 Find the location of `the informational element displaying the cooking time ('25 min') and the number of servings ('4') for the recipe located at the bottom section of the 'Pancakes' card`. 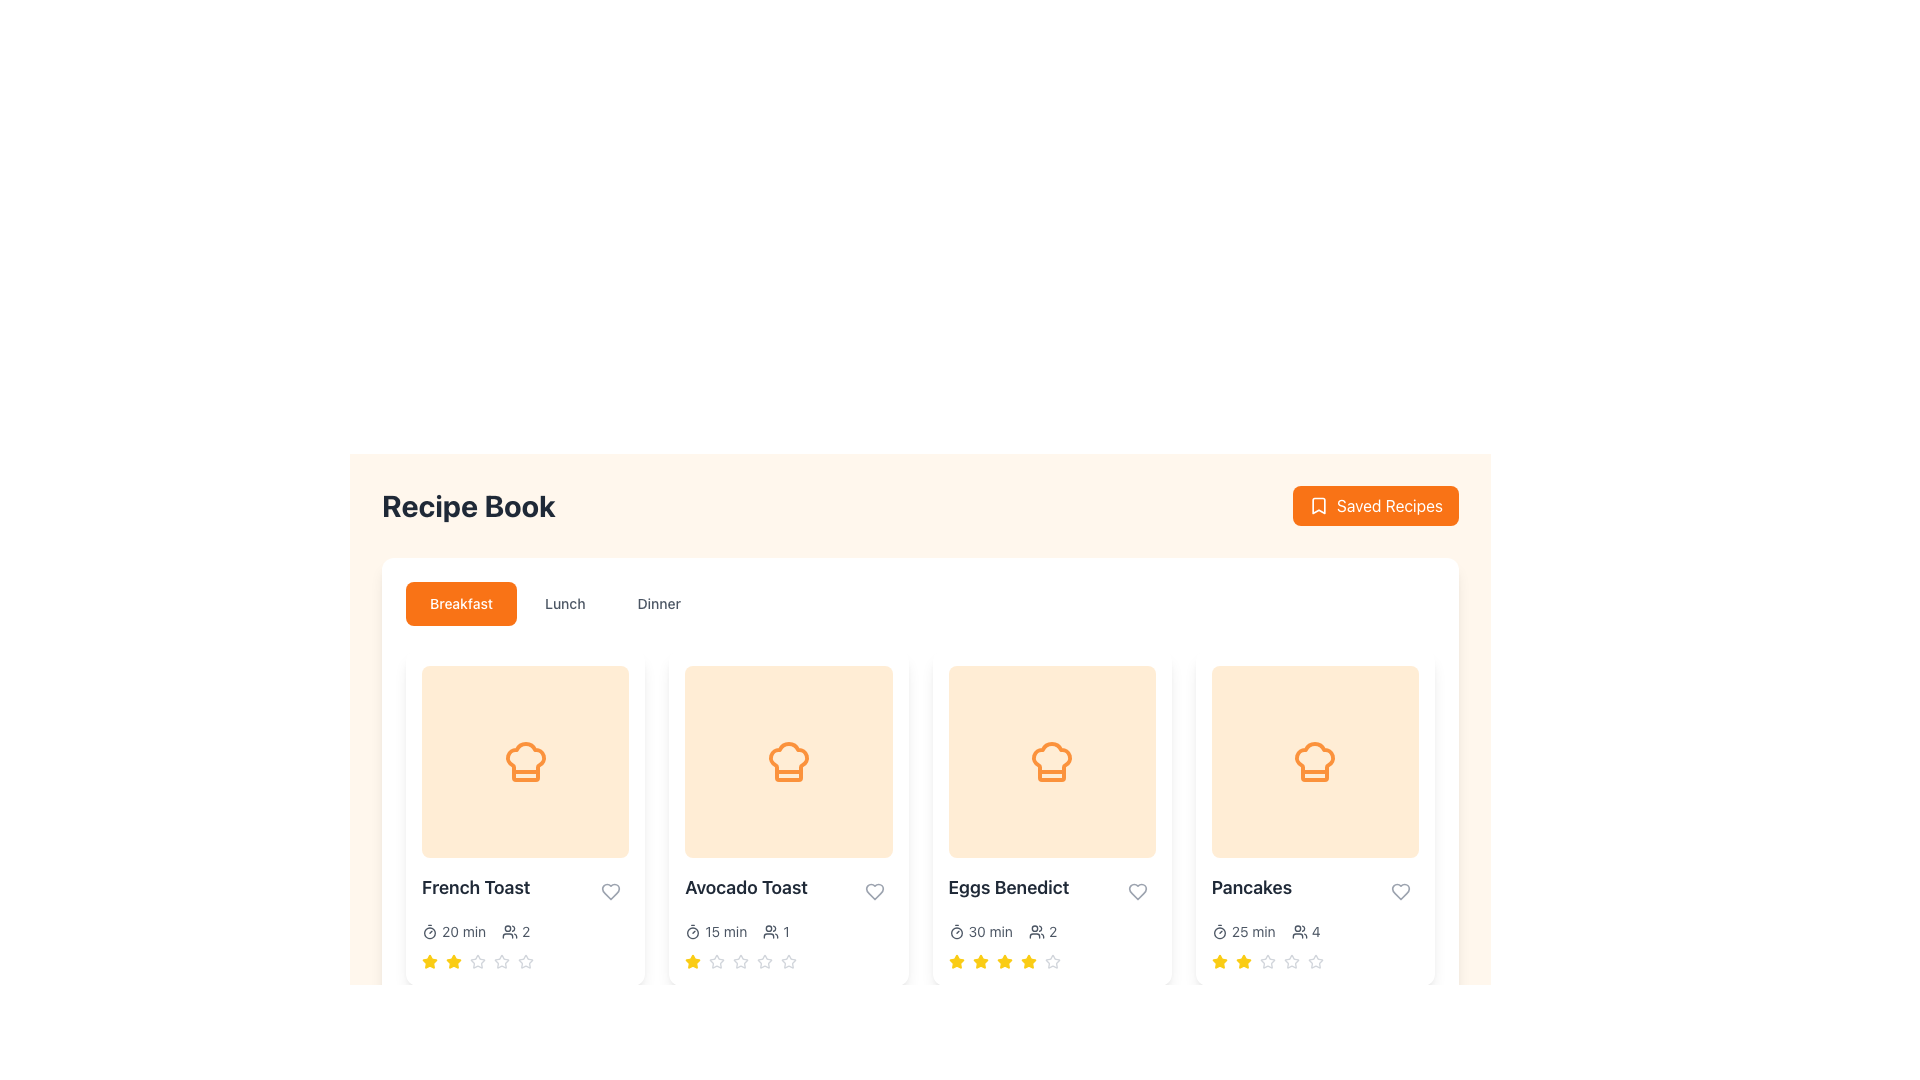

the informational element displaying the cooking time ('25 min') and the number of servings ('4') for the recipe located at the bottom section of the 'Pancakes' card is located at coordinates (1315, 932).